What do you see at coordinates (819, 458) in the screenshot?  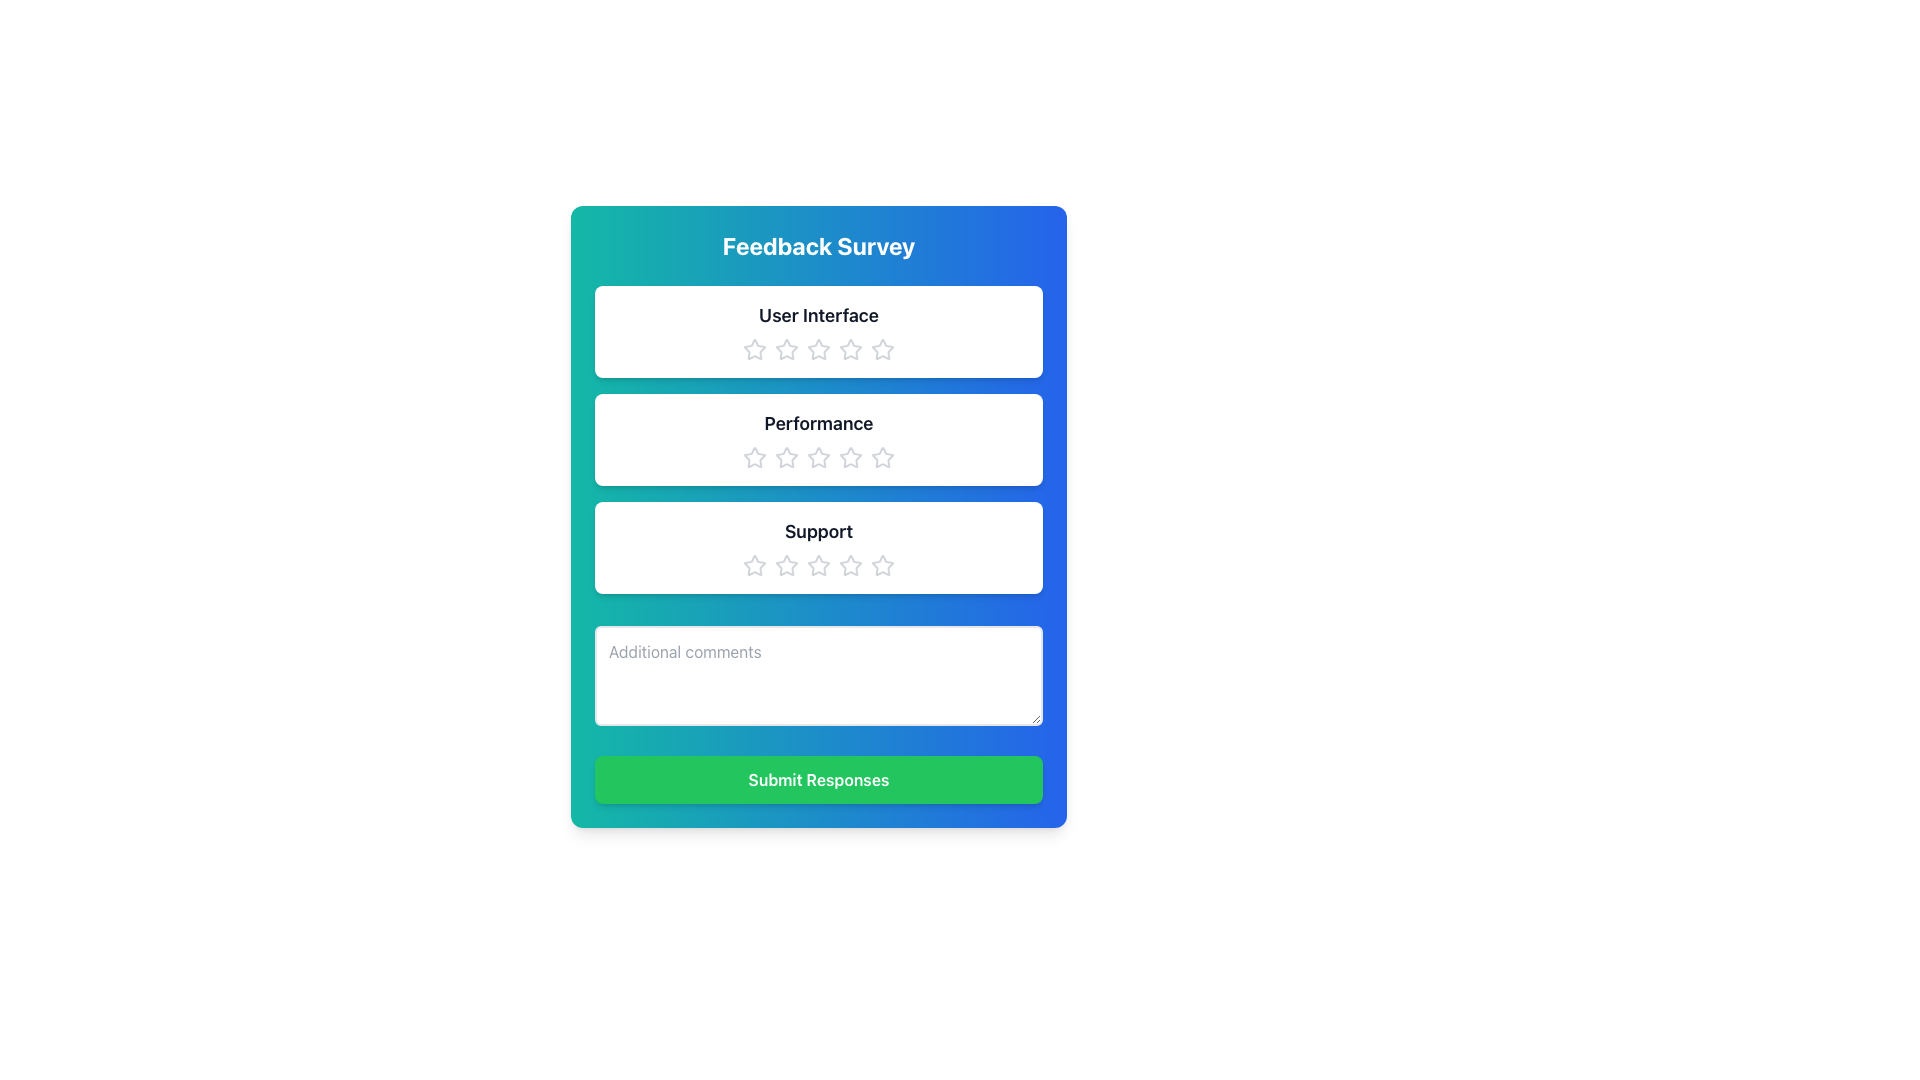 I see `the interactive star icon in the rating component located under the 'Performance' heading to provide a rating` at bounding box center [819, 458].